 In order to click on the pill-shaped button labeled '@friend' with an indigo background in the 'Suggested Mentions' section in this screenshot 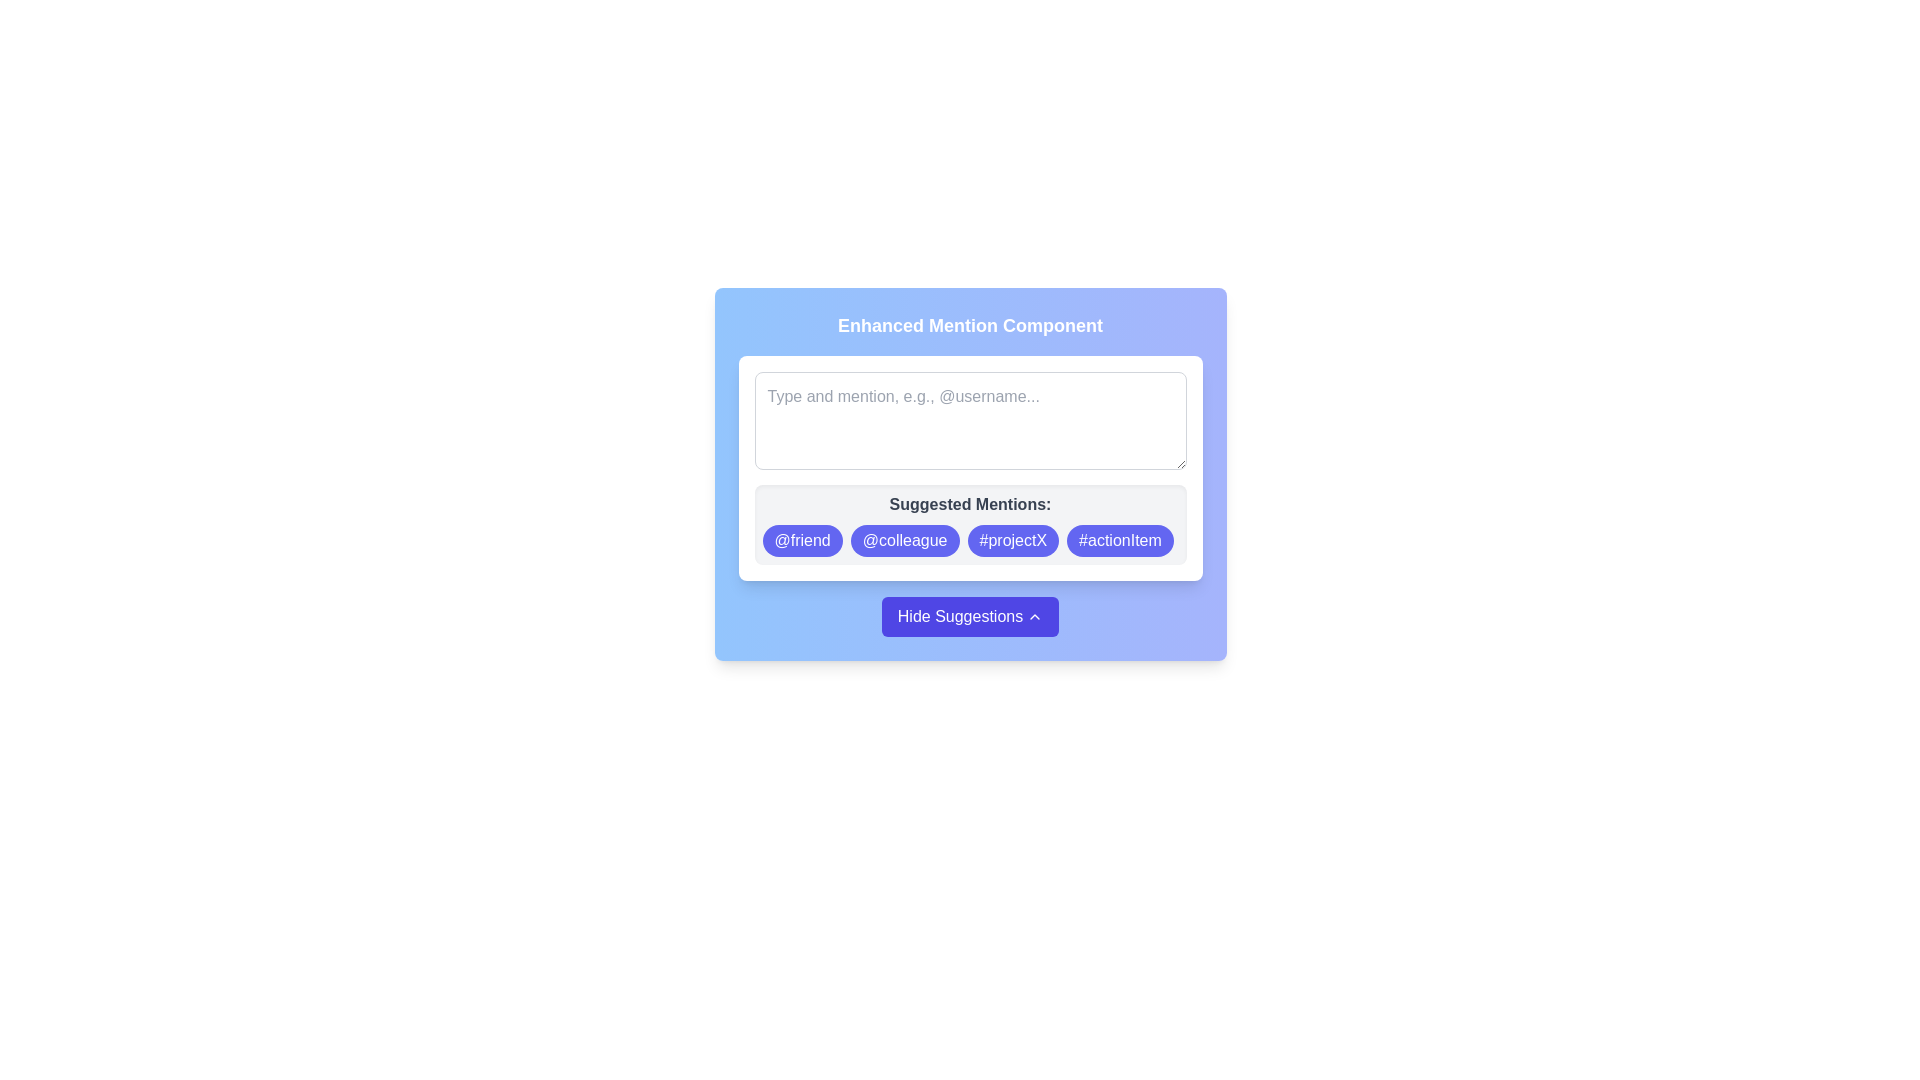, I will do `click(802, 540)`.